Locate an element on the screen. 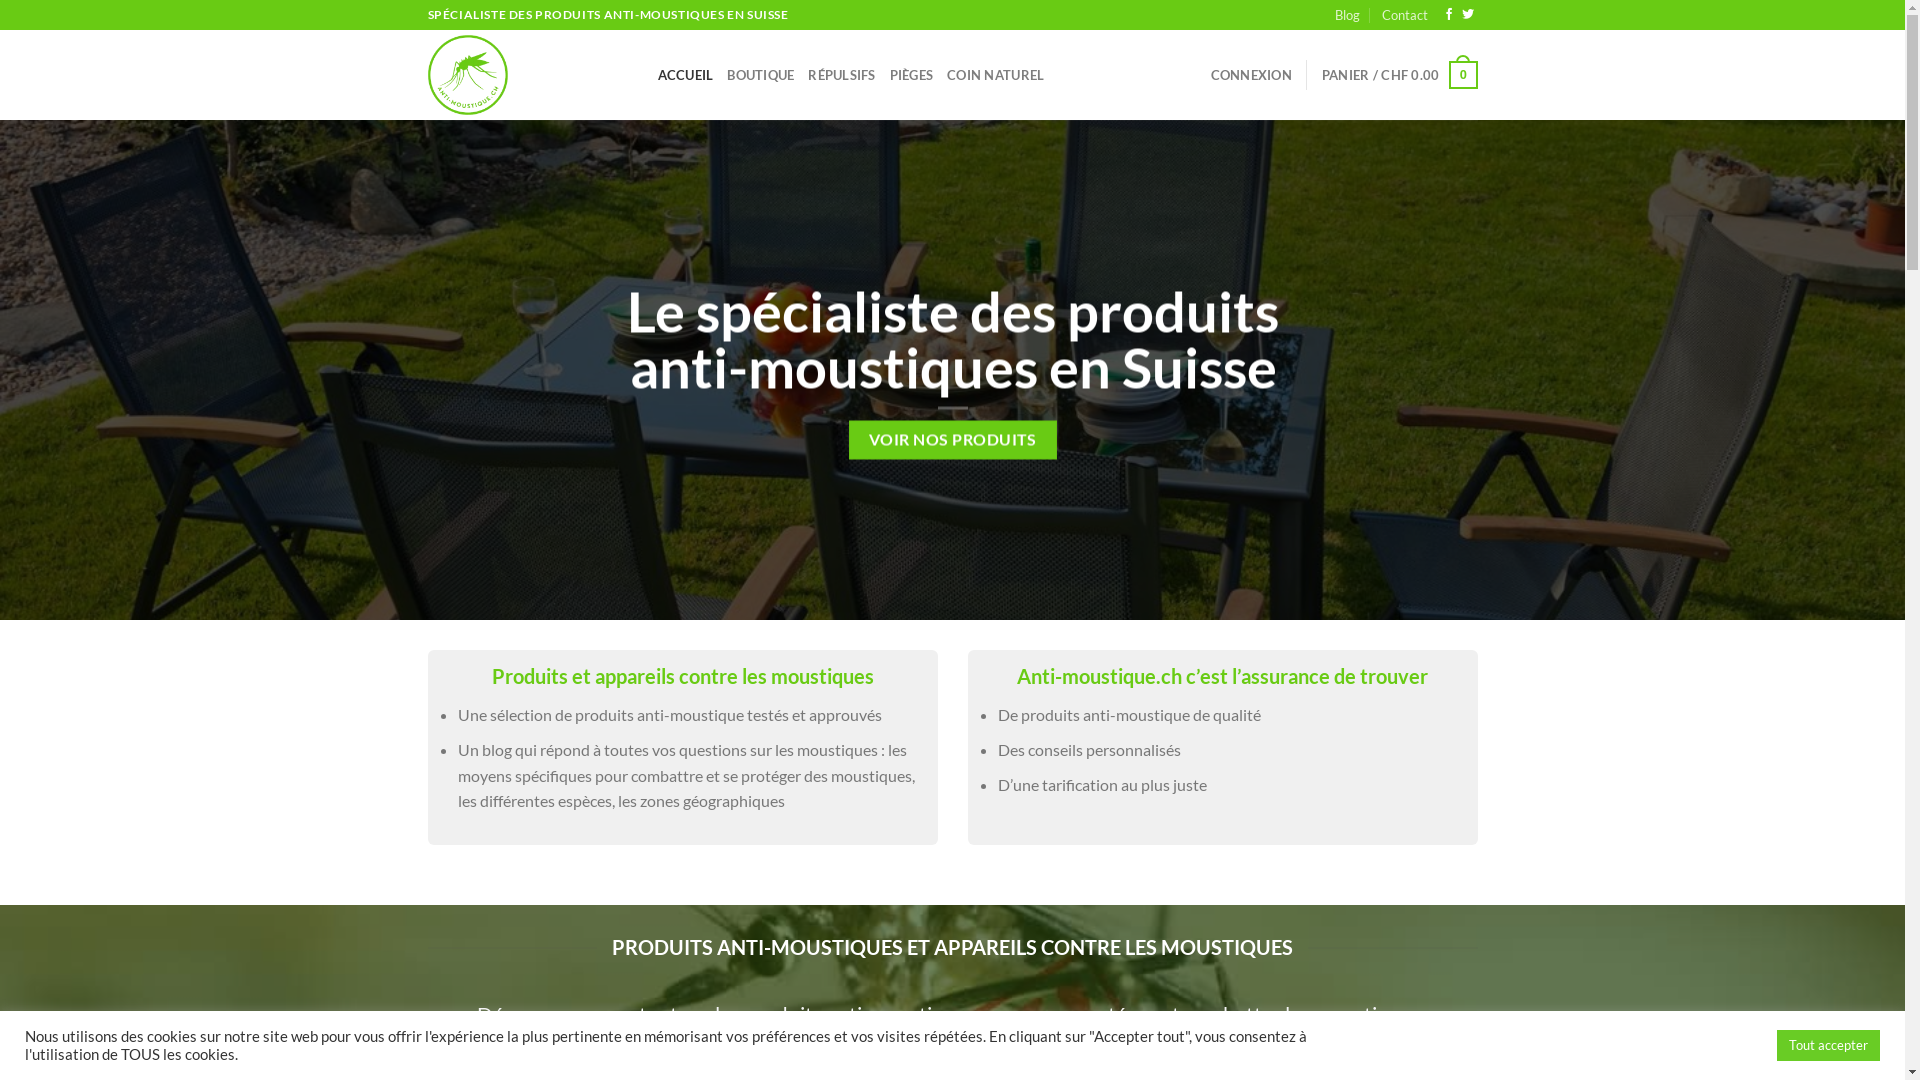  'Nous suivre sur Facebook' is located at coordinates (1449, 15).